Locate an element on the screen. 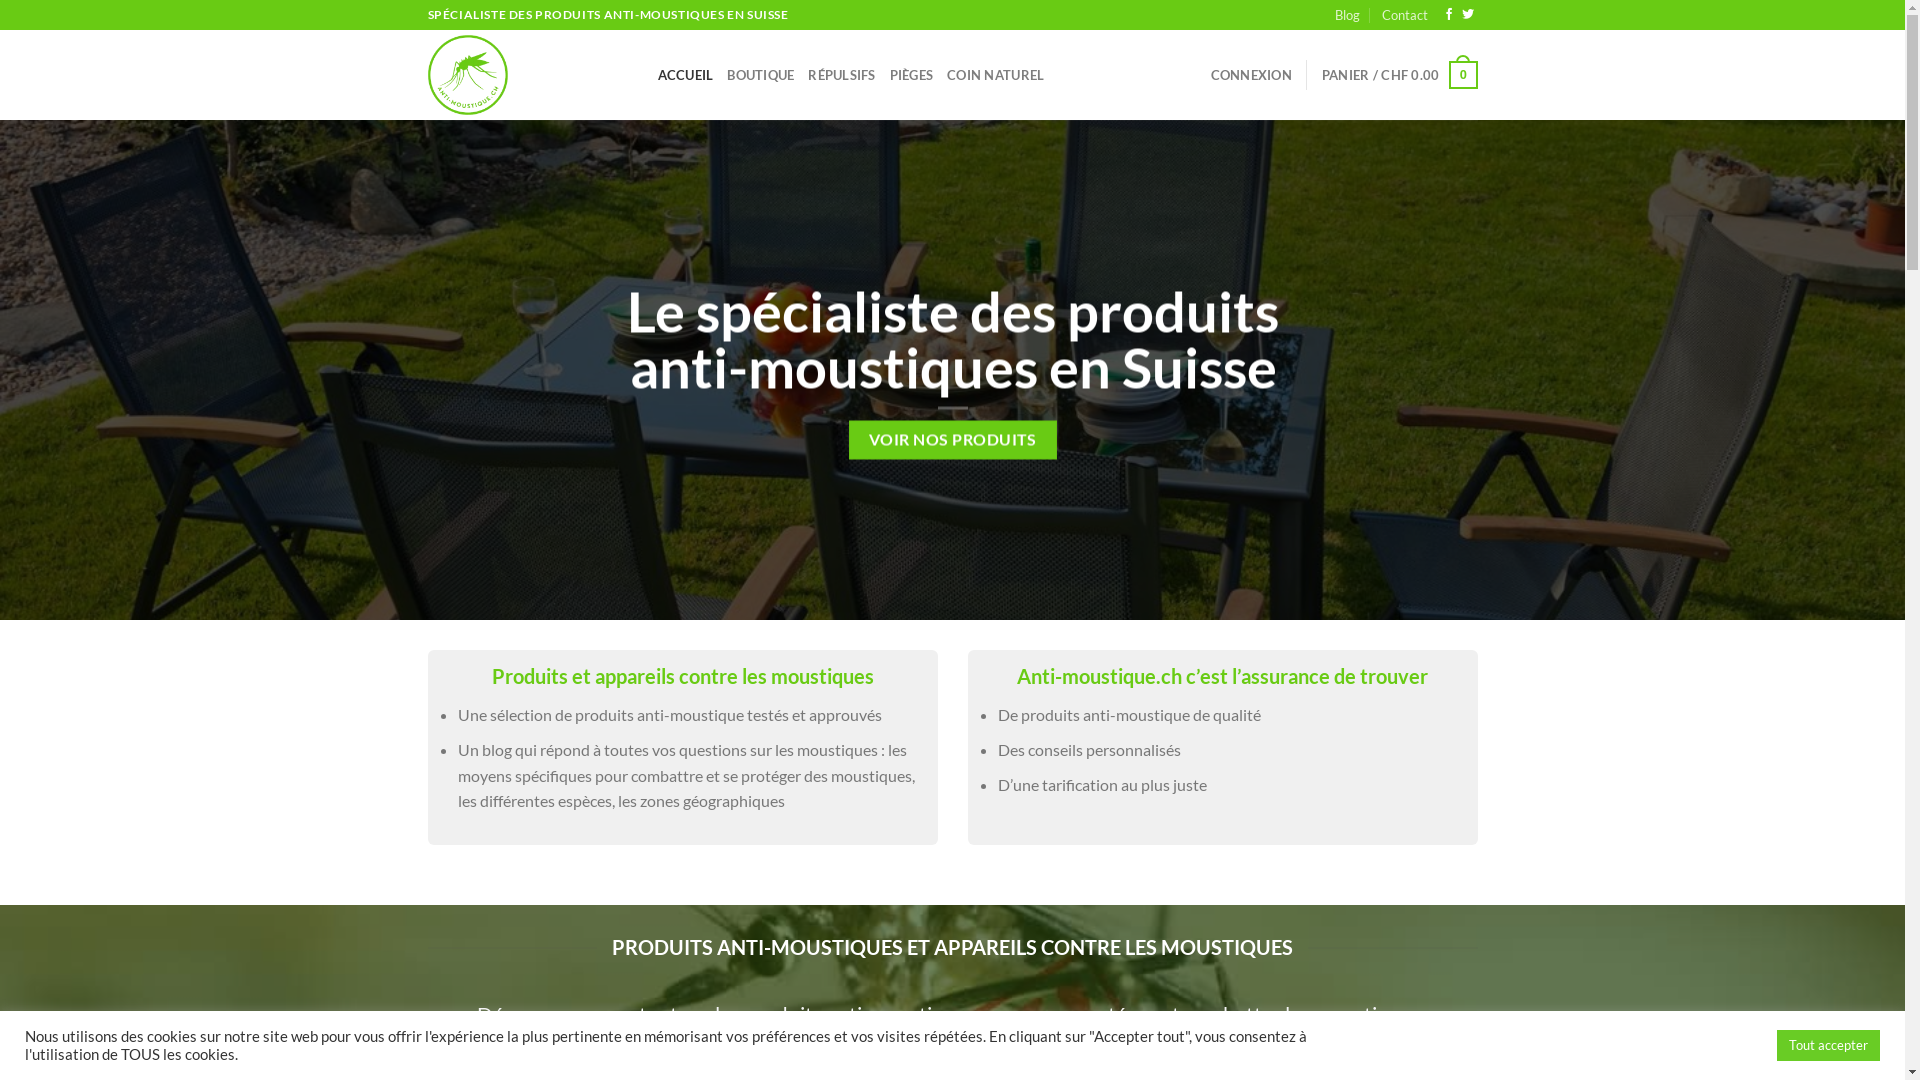  'Nous suivre sur Facebook' is located at coordinates (1449, 15).